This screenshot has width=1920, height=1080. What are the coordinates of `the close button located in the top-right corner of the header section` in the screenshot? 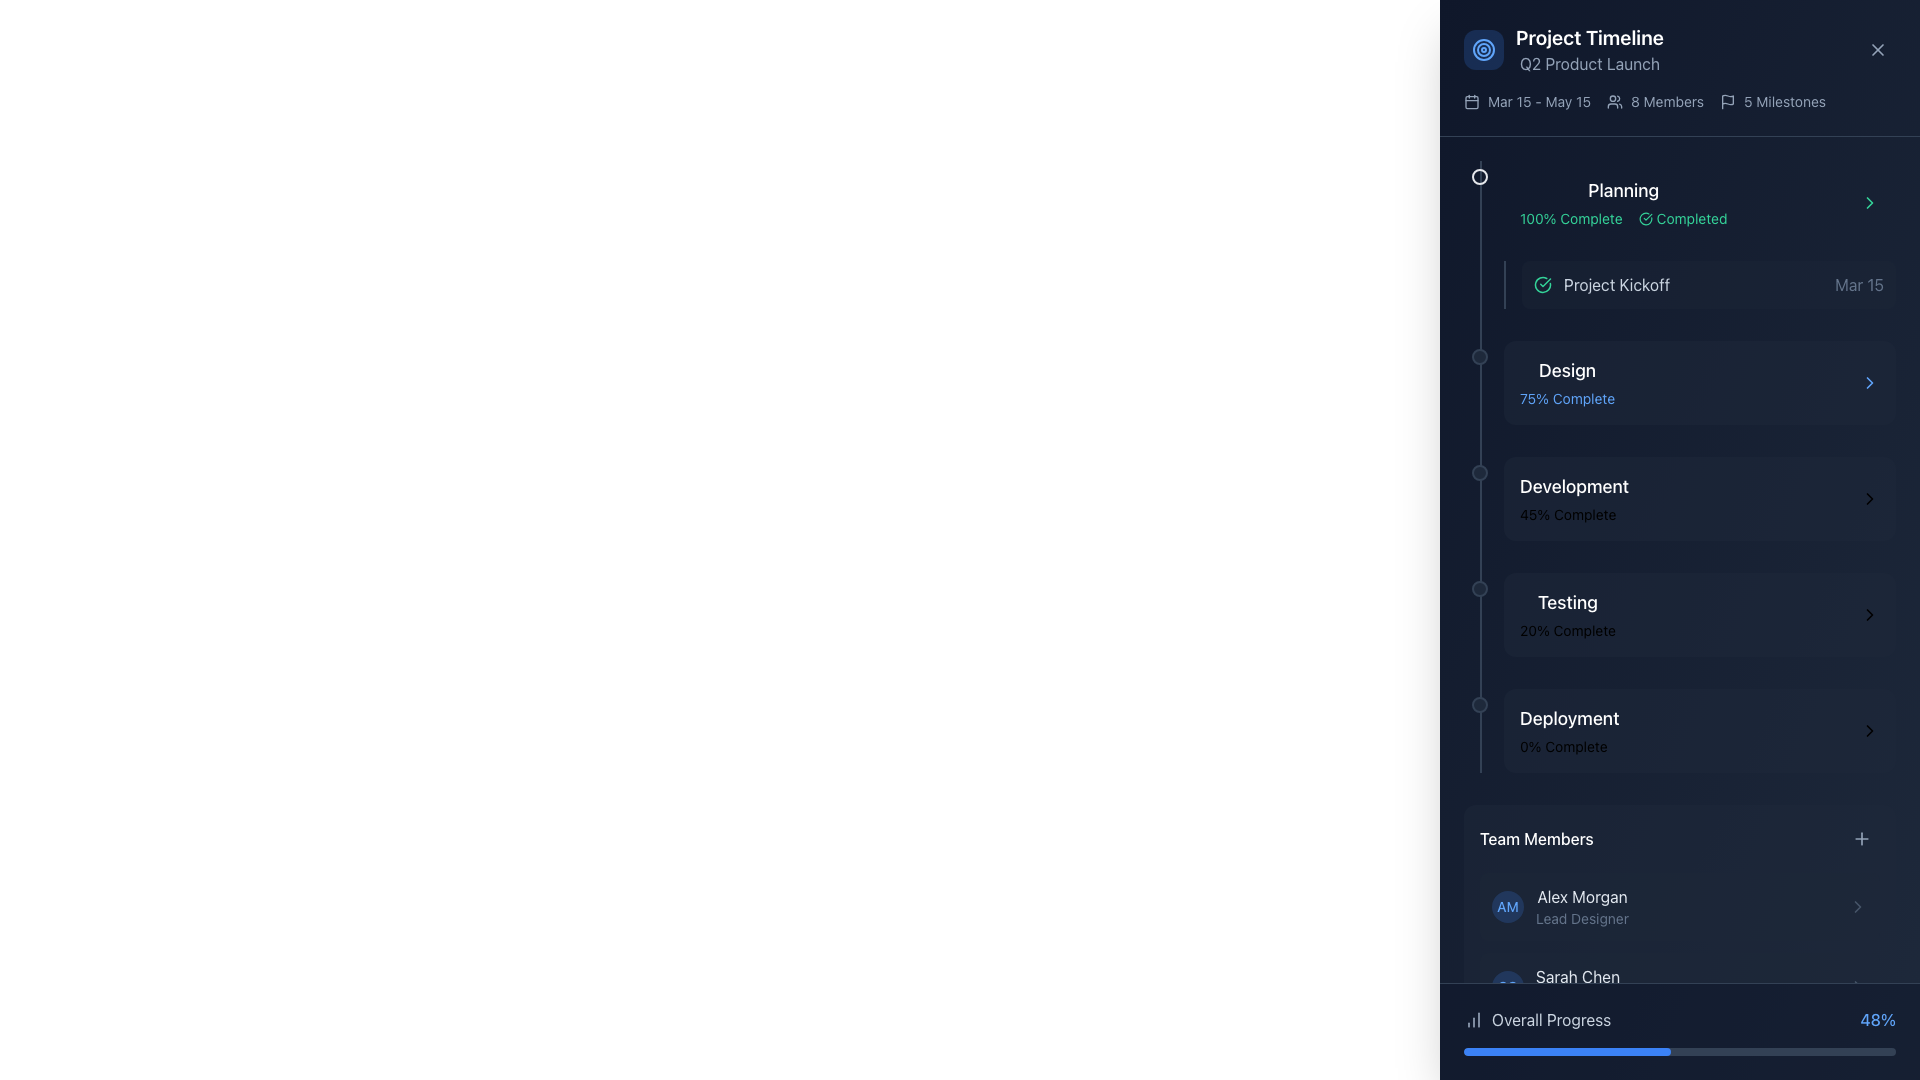 It's located at (1876, 49).